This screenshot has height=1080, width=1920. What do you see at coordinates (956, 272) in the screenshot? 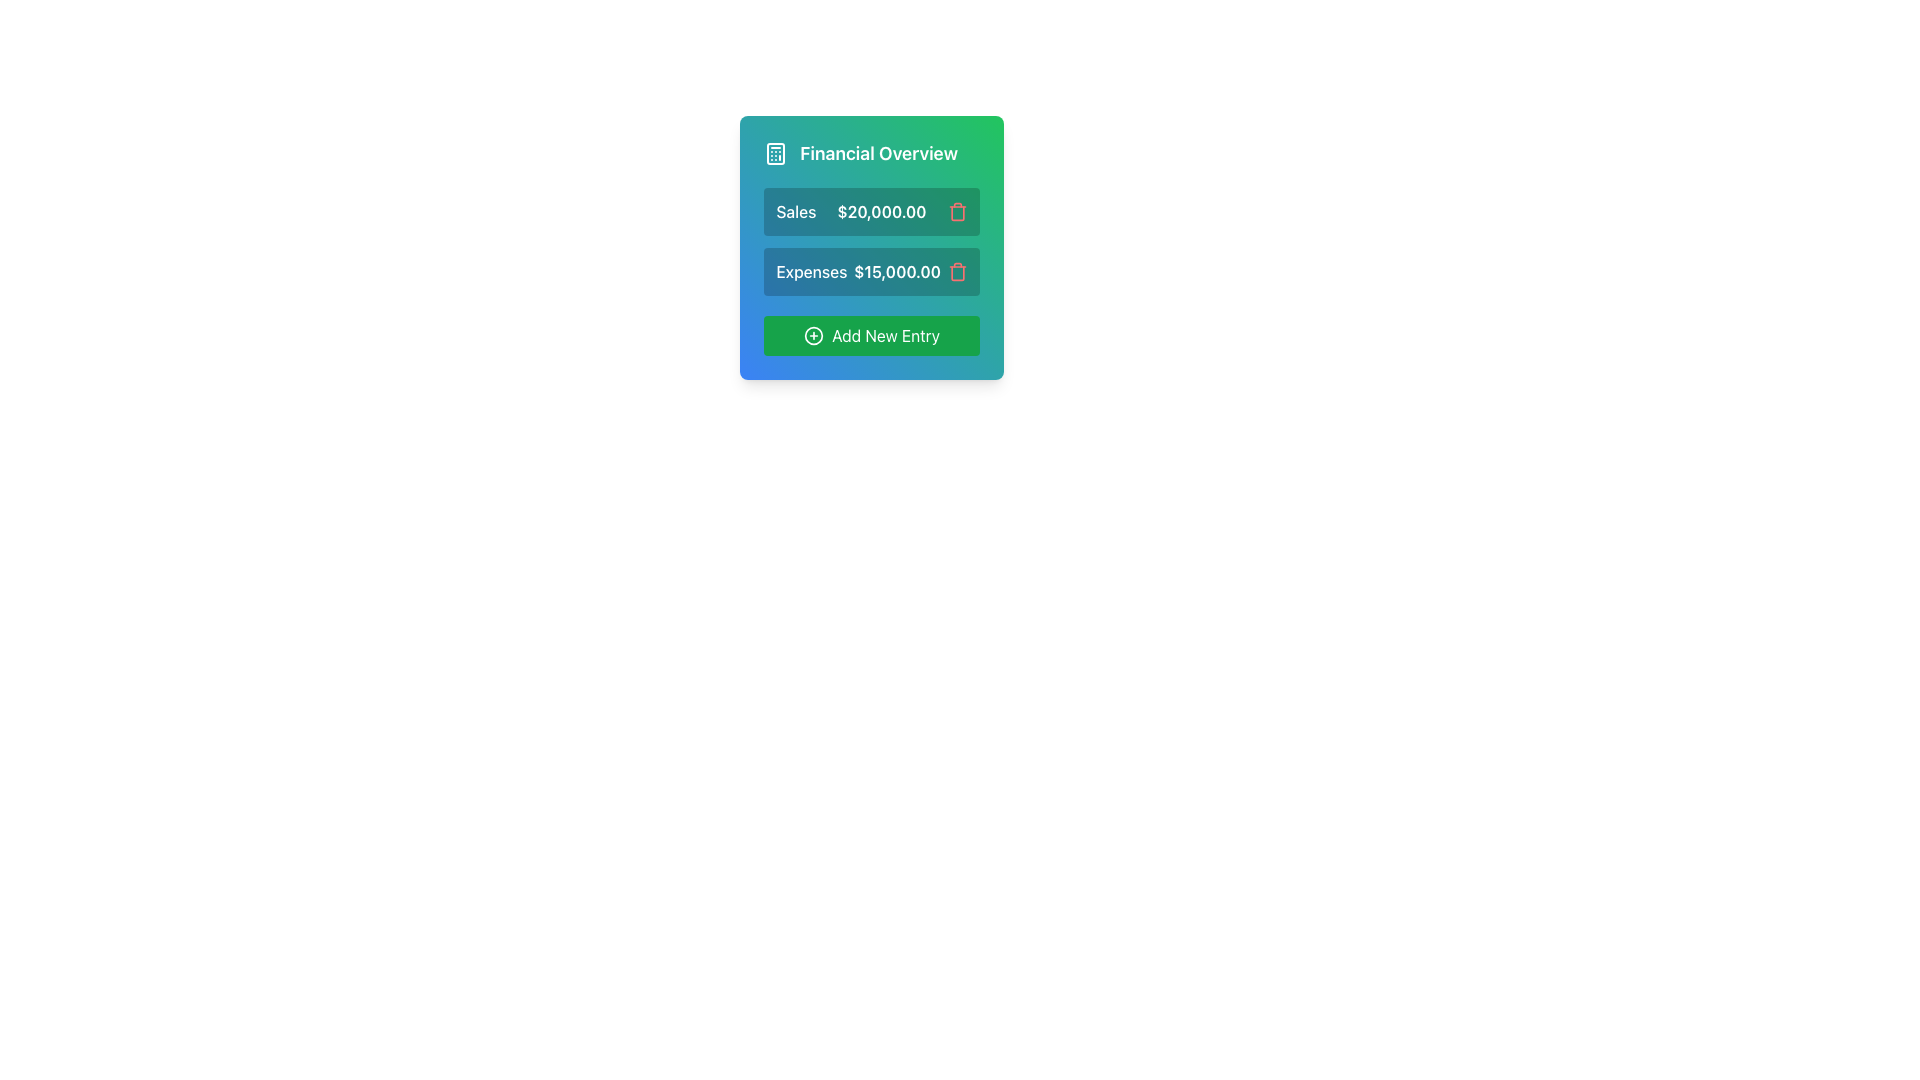
I see `the delete button associated with the entry 'Expenses $15,000.00'` at bounding box center [956, 272].